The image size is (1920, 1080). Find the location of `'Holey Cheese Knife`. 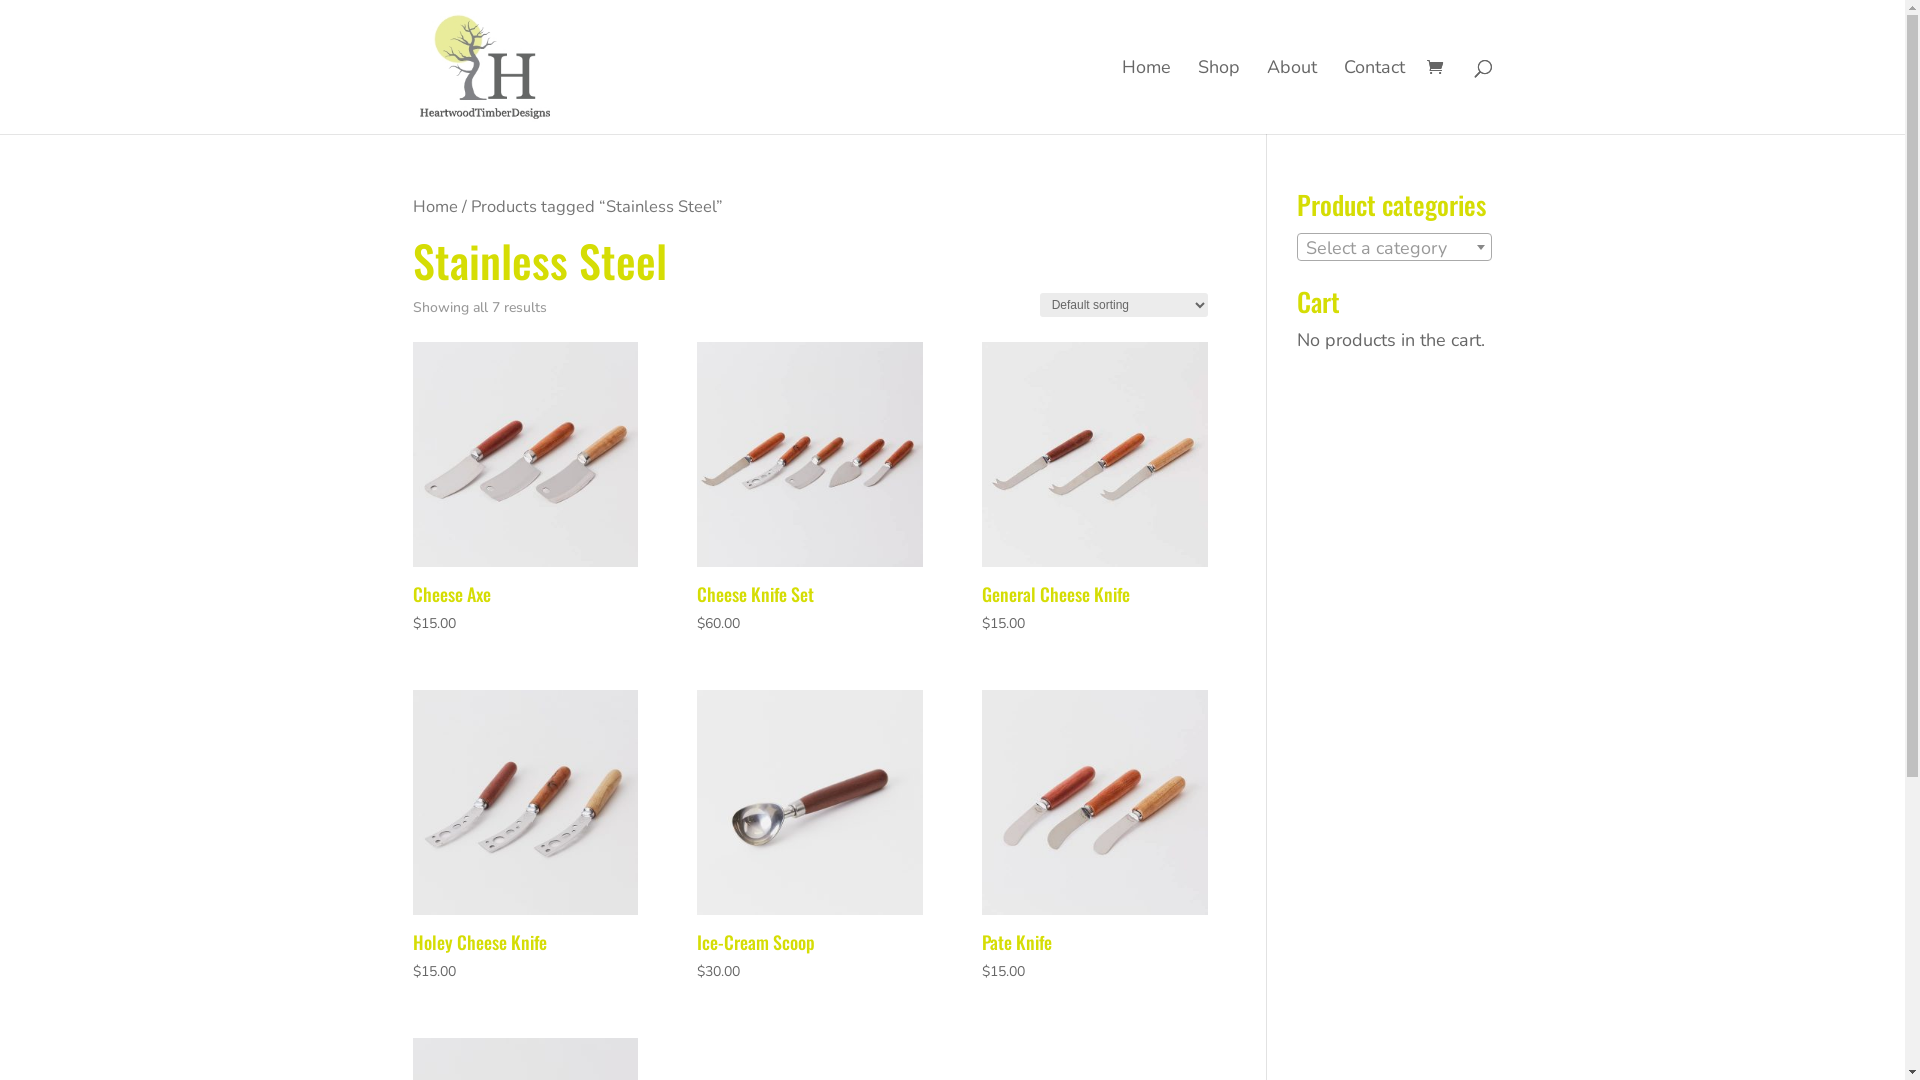

'Holey Cheese Knife is located at coordinates (524, 837).